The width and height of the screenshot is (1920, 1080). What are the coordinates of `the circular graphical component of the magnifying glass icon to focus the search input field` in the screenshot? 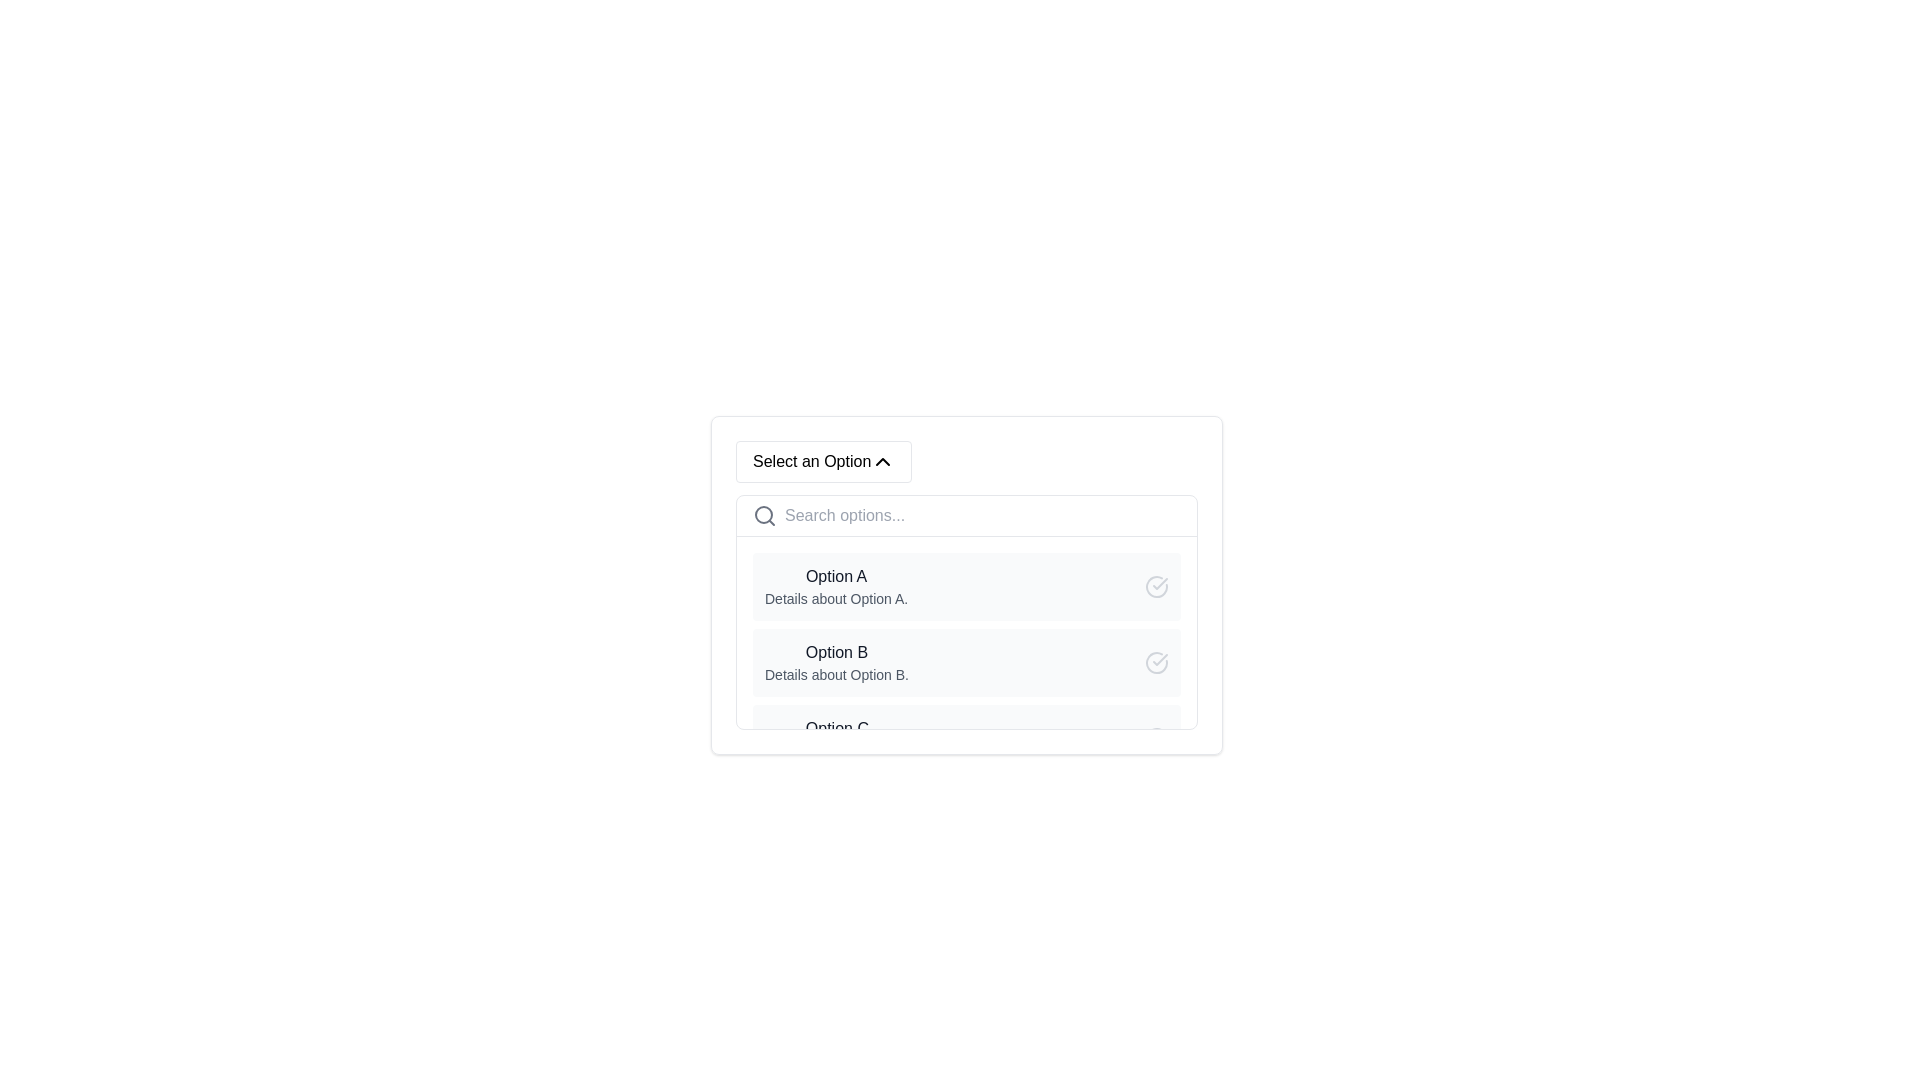 It's located at (762, 514).